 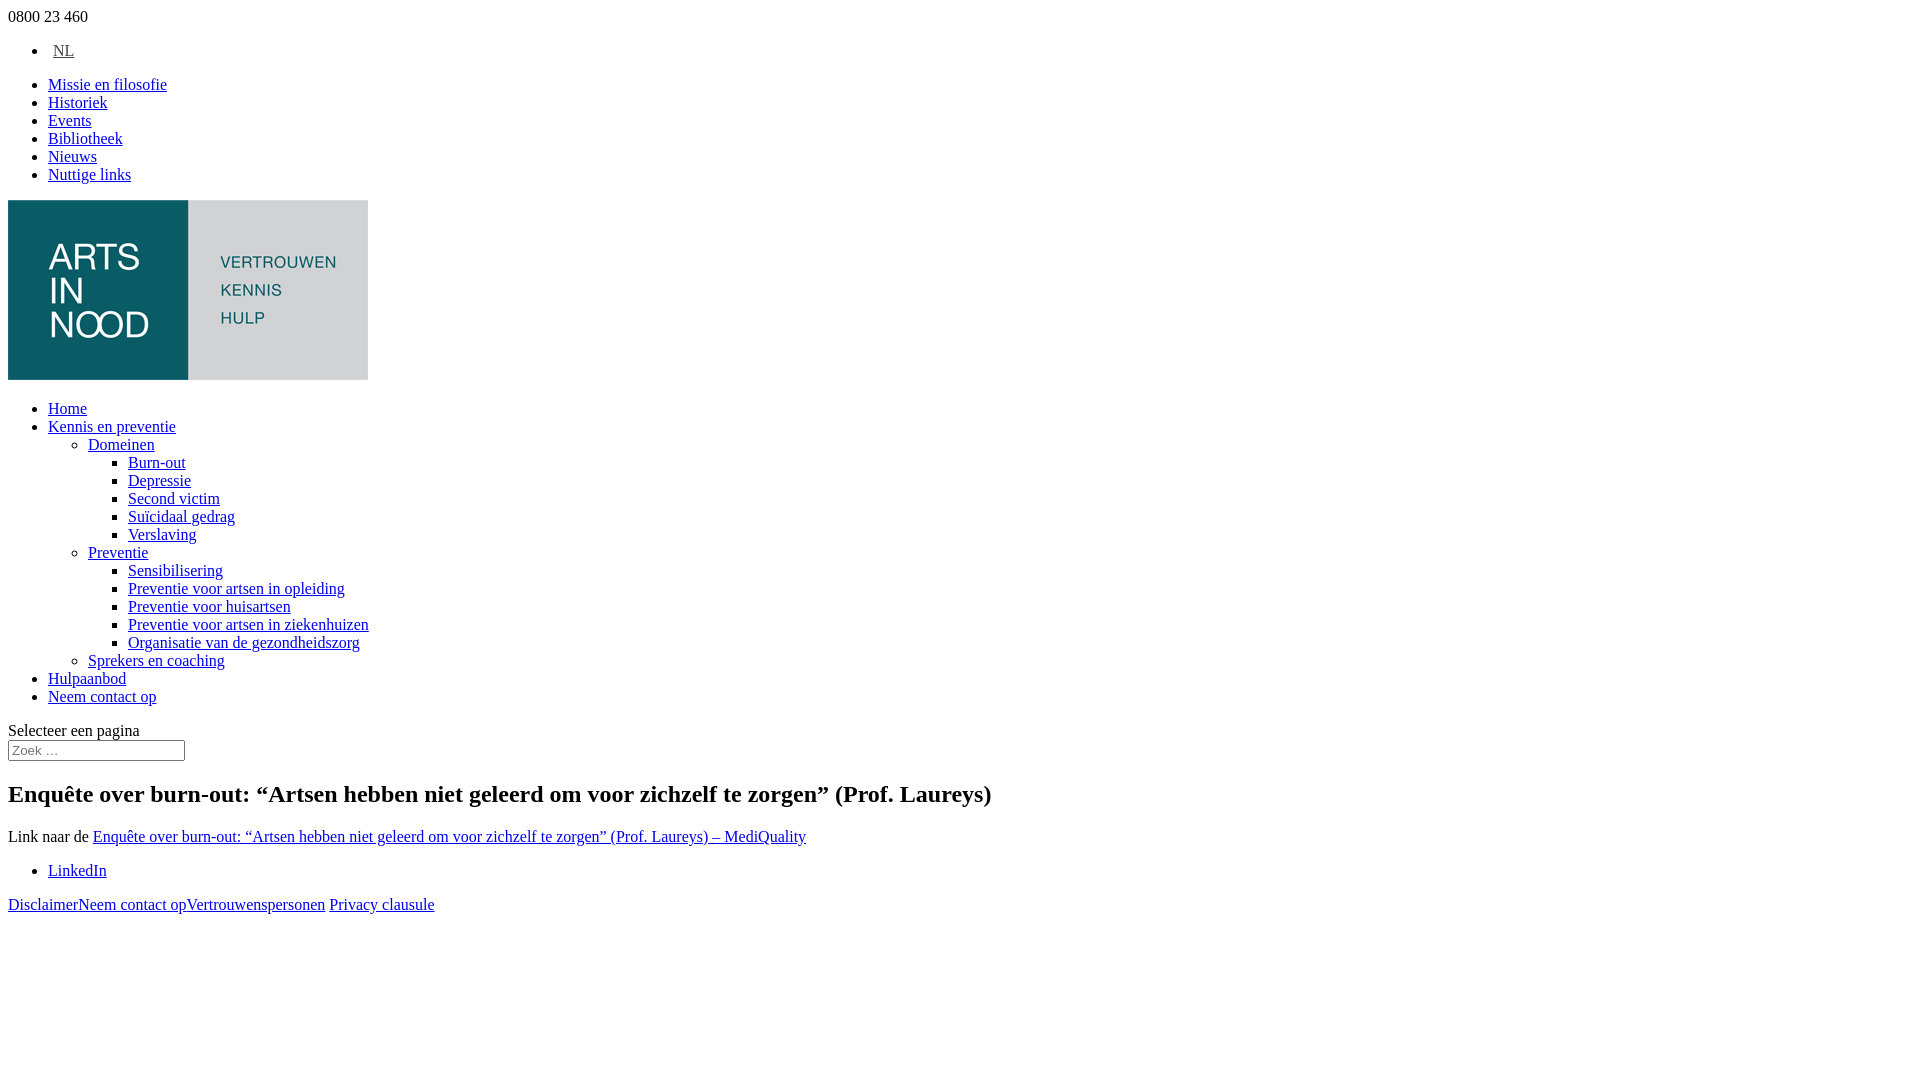 I want to click on 'Neem contact op', so click(x=100, y=695).